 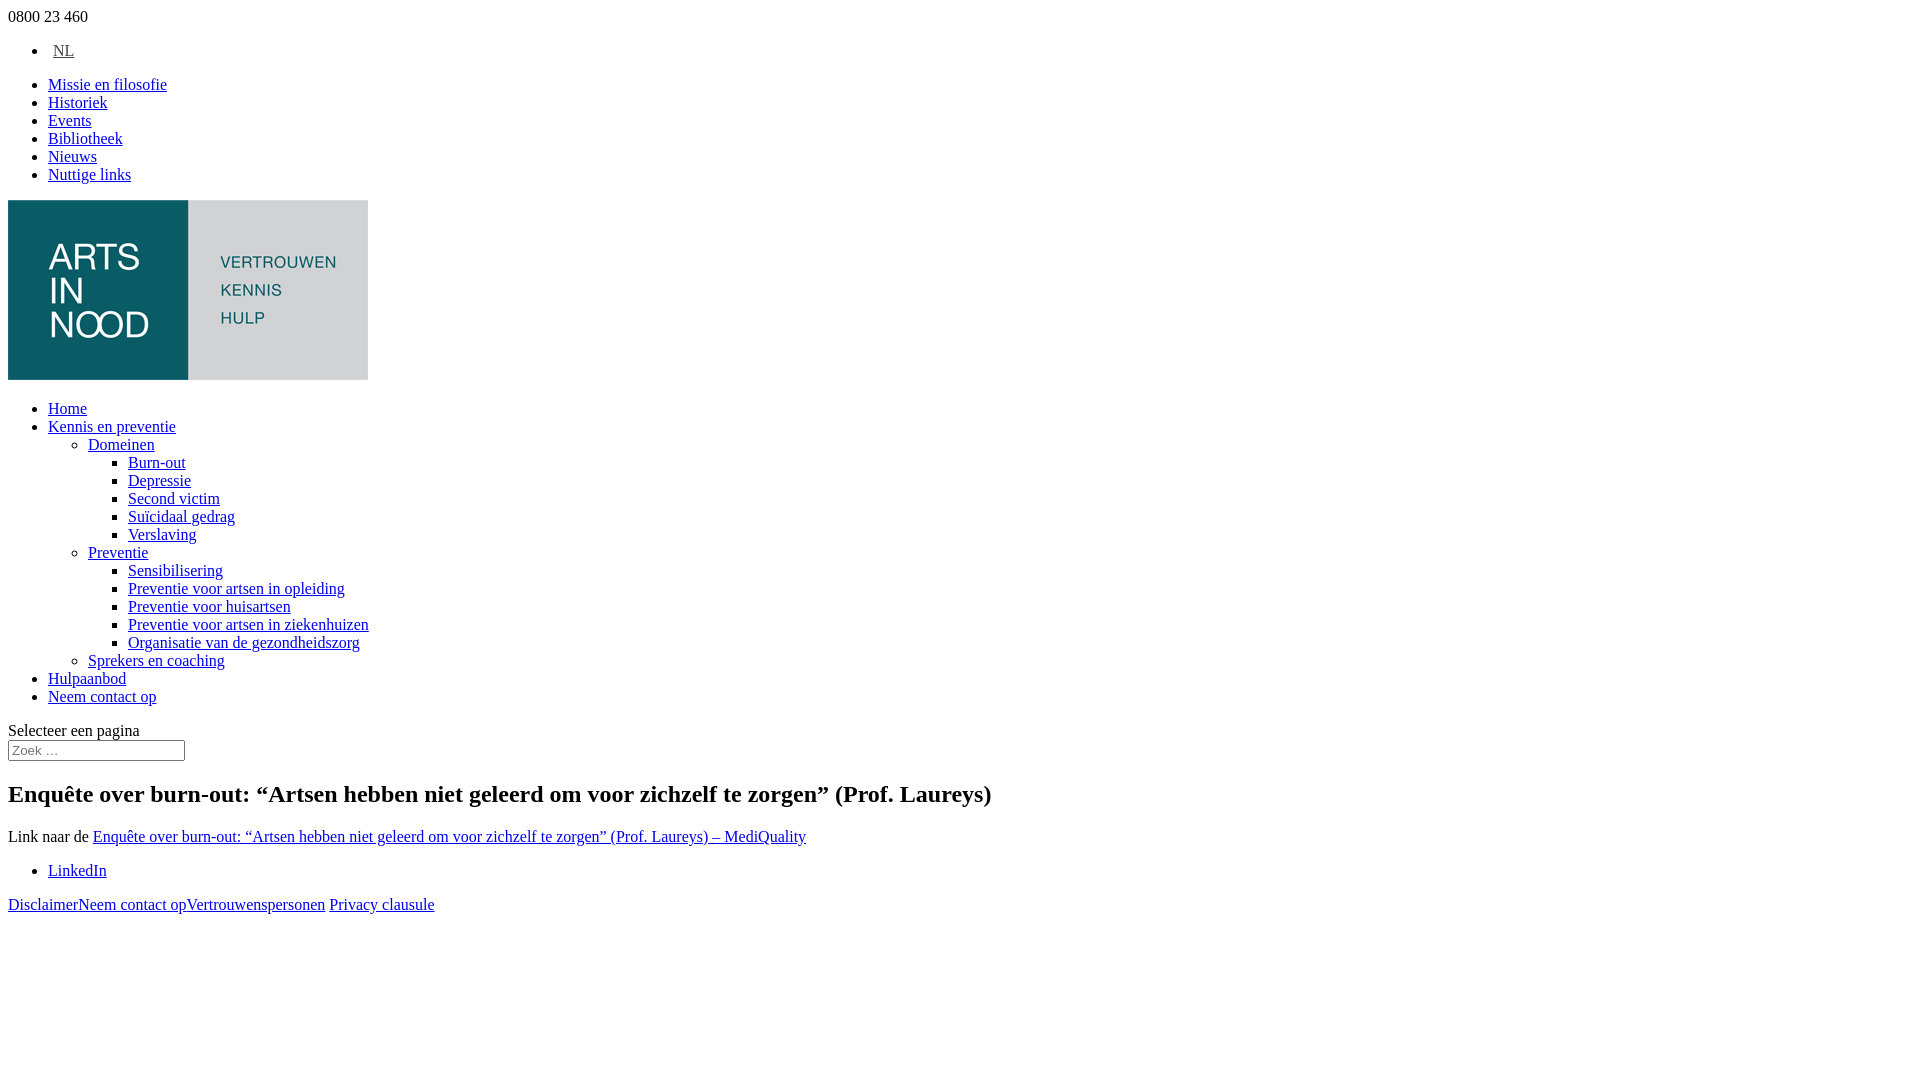 I want to click on 'Neem contact op', so click(x=100, y=695).